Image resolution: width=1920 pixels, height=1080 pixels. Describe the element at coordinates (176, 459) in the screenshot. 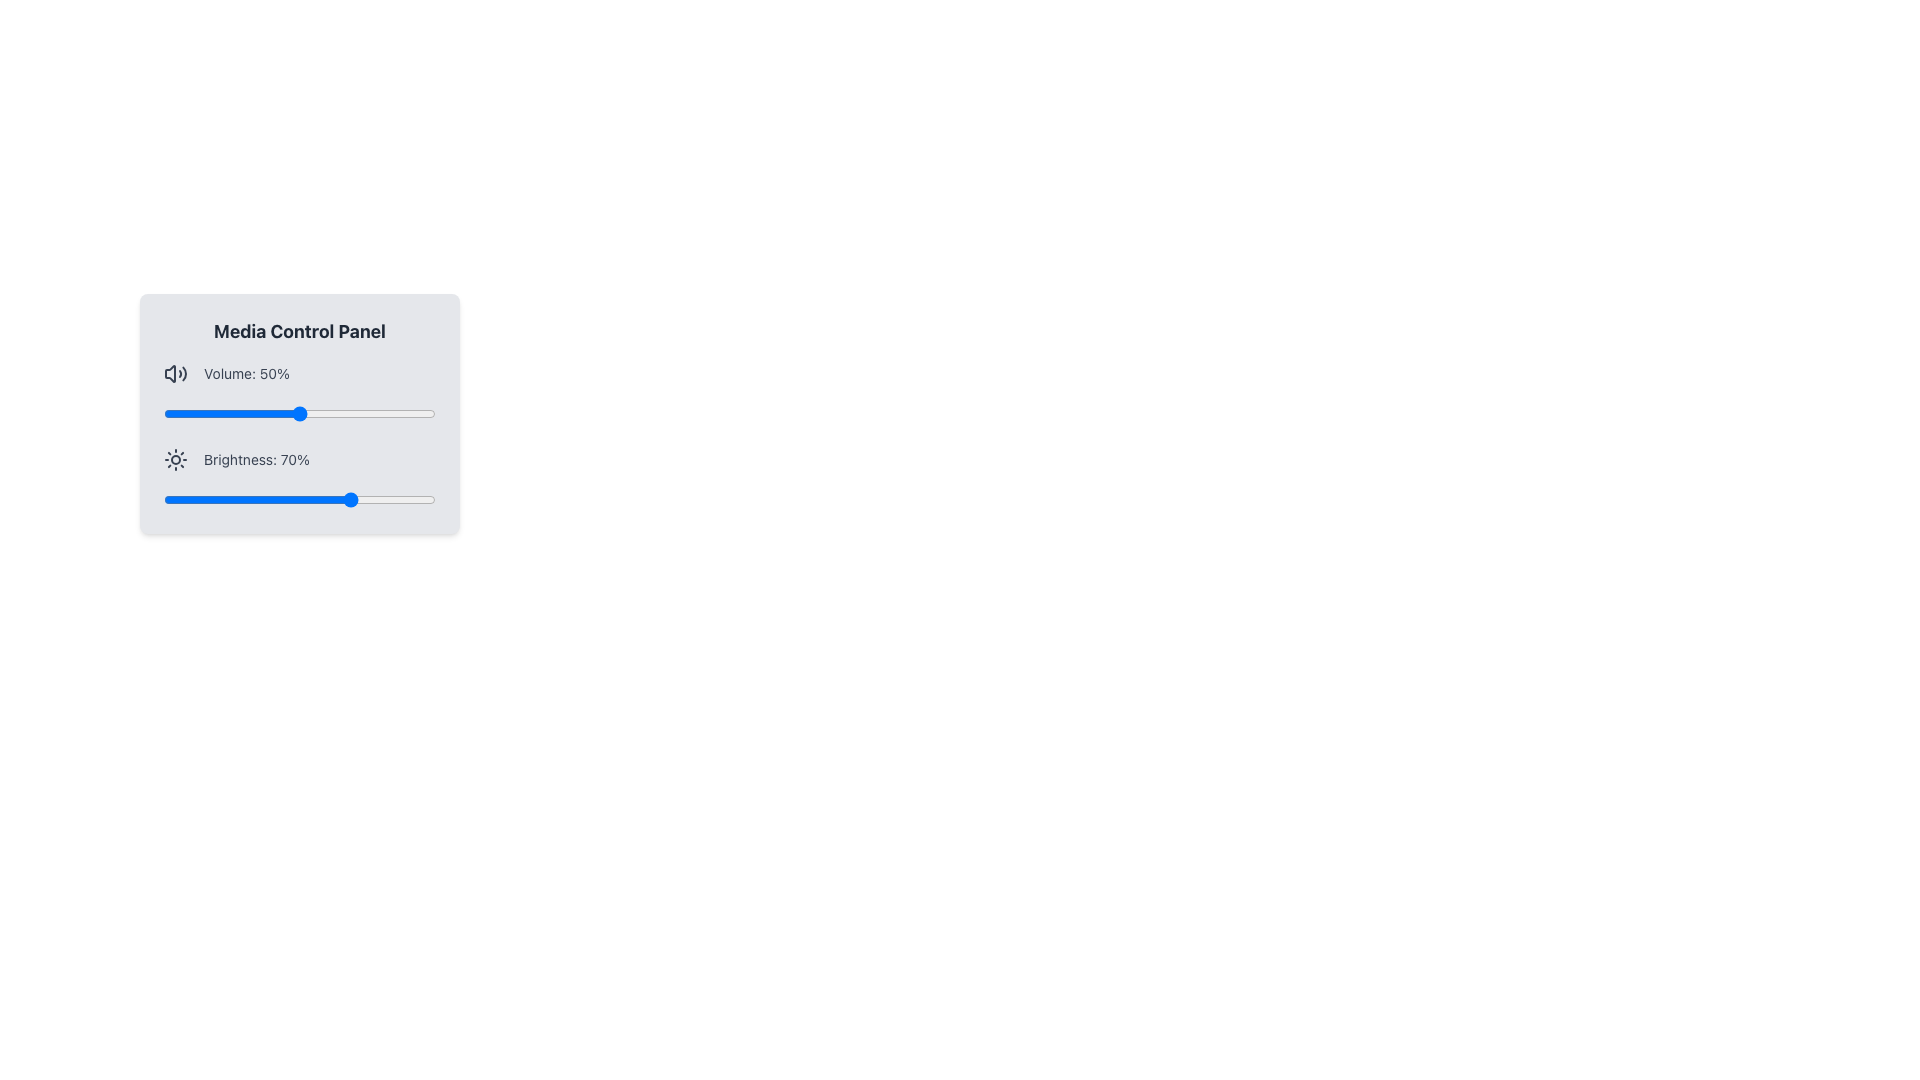

I see `the dark gray sun icon located to the left of the text 'Brightness: 70%' in the top-left corner of the 'Brightness' settings row within the control panel for informational purposes` at that location.